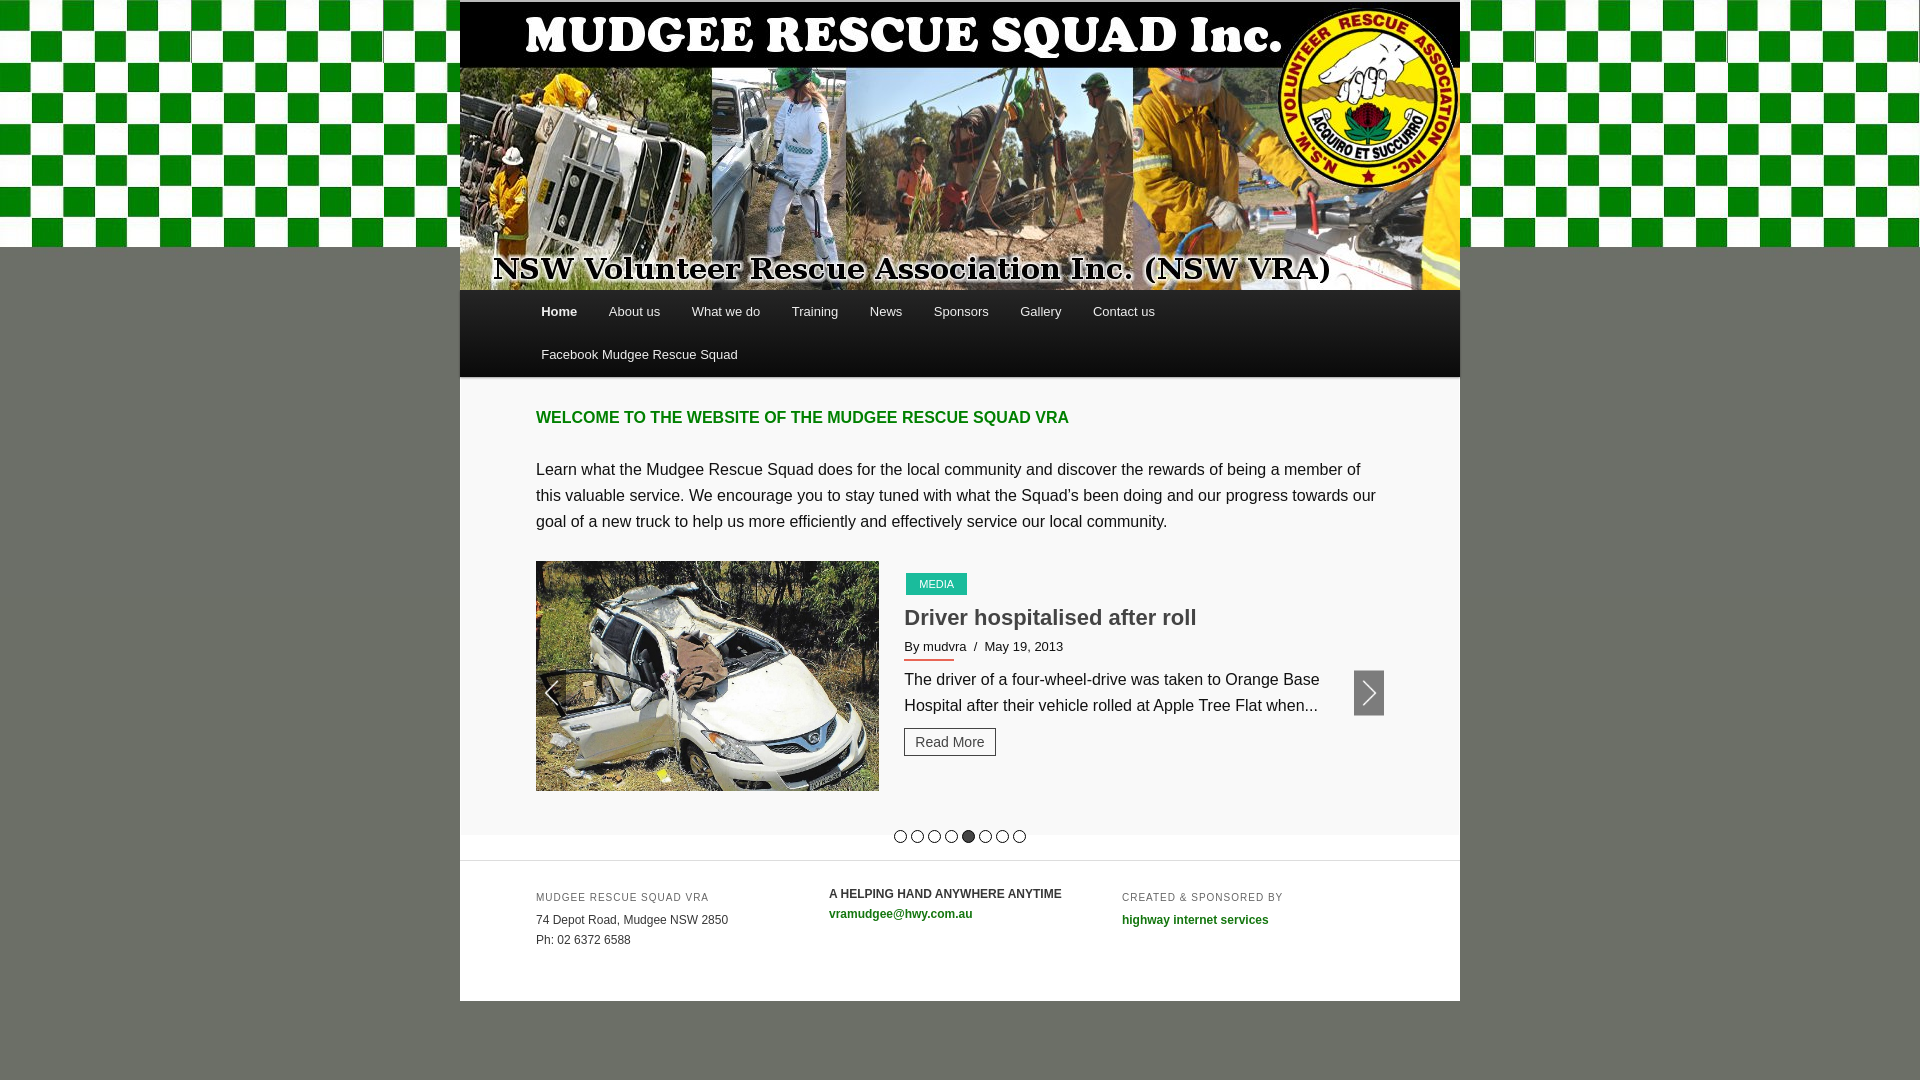 The height and width of the screenshot is (1080, 1920). Describe the element at coordinates (885, 311) in the screenshot. I see `'News'` at that location.